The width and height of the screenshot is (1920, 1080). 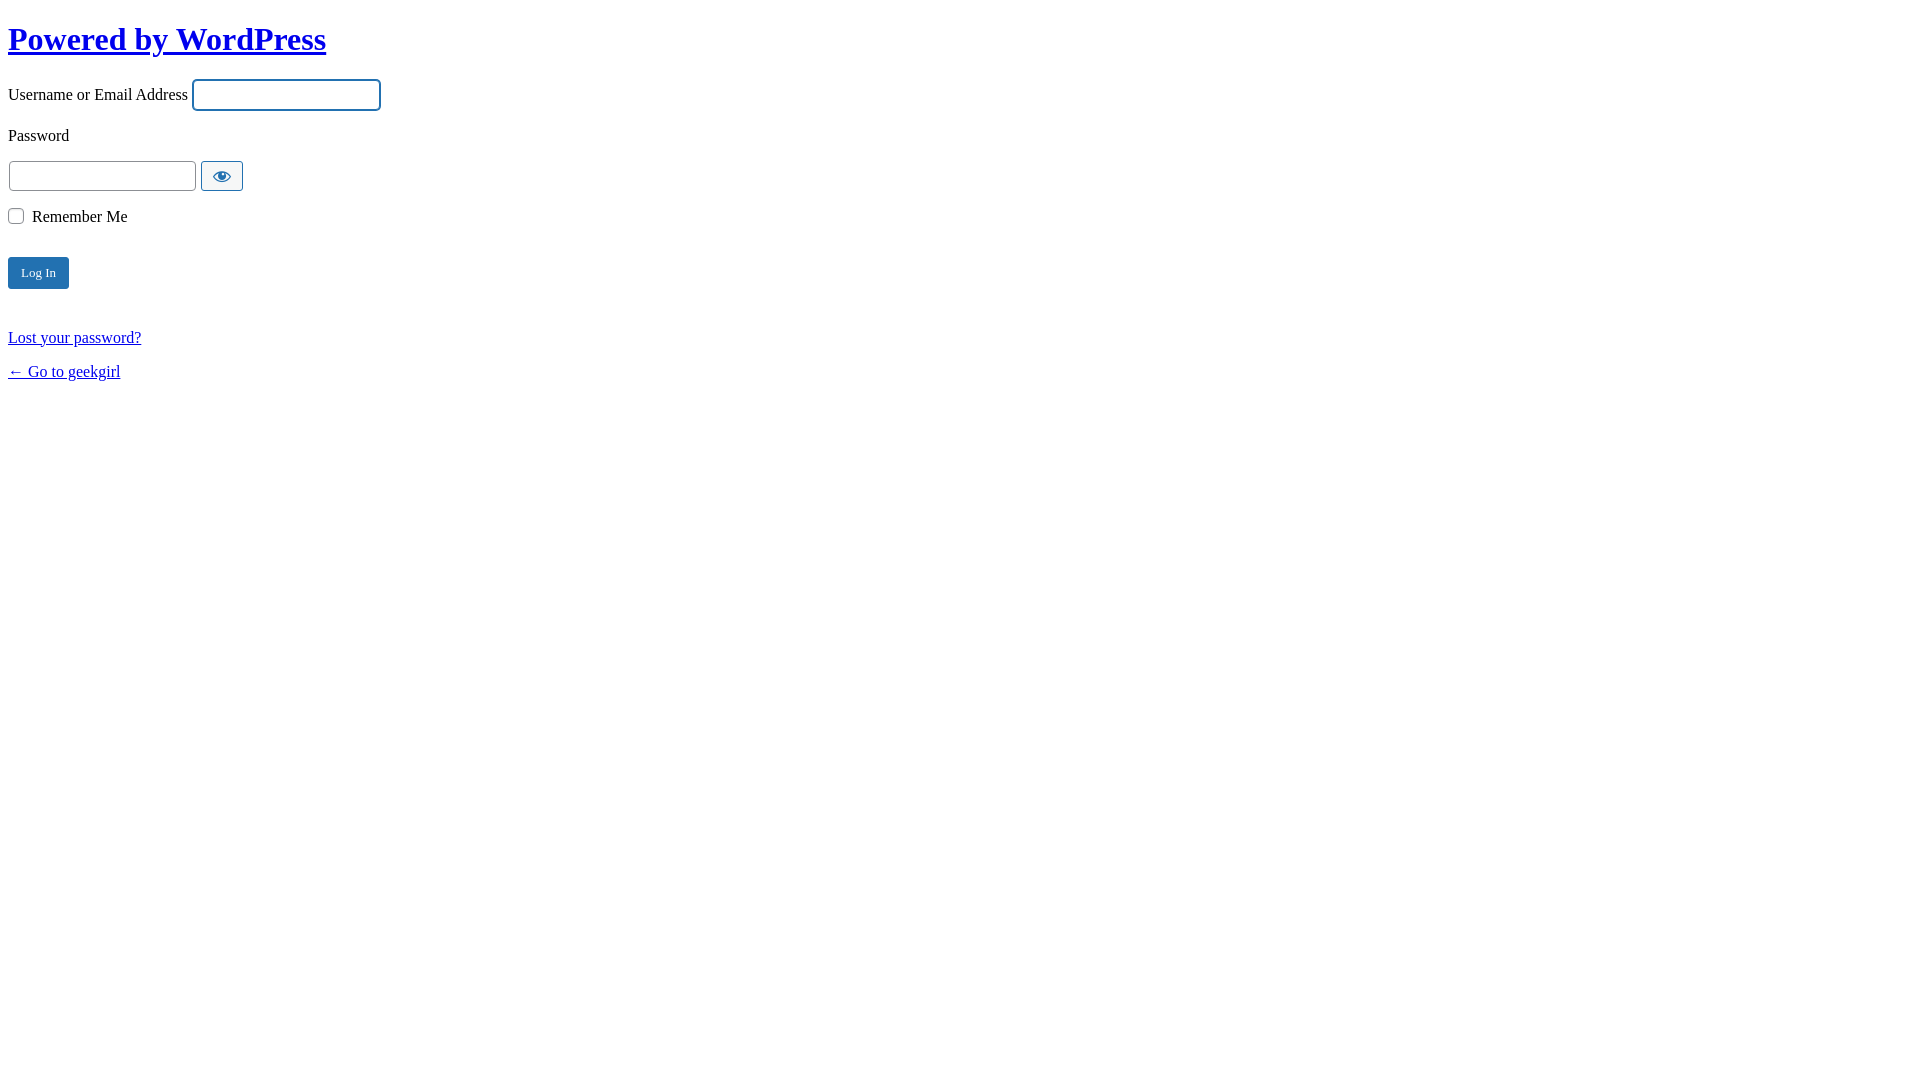 I want to click on 'Log In', so click(x=38, y=273).